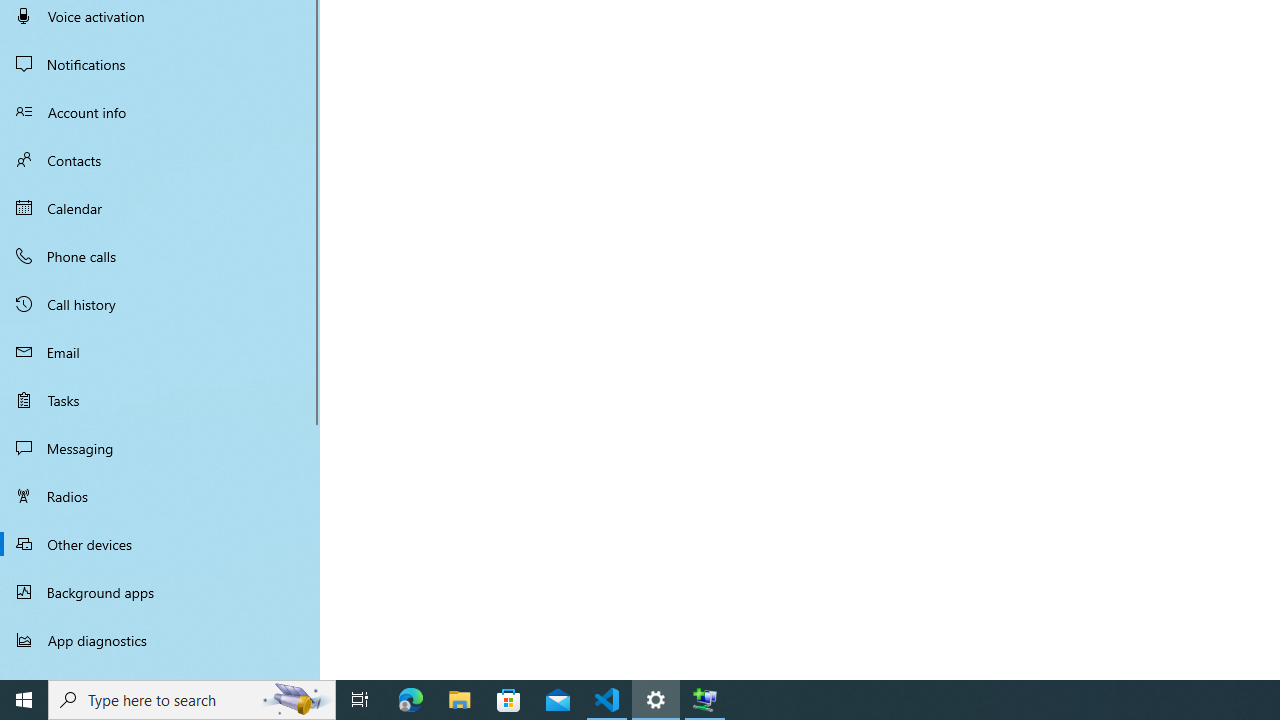 This screenshot has width=1280, height=720. I want to click on 'Call history', so click(160, 304).